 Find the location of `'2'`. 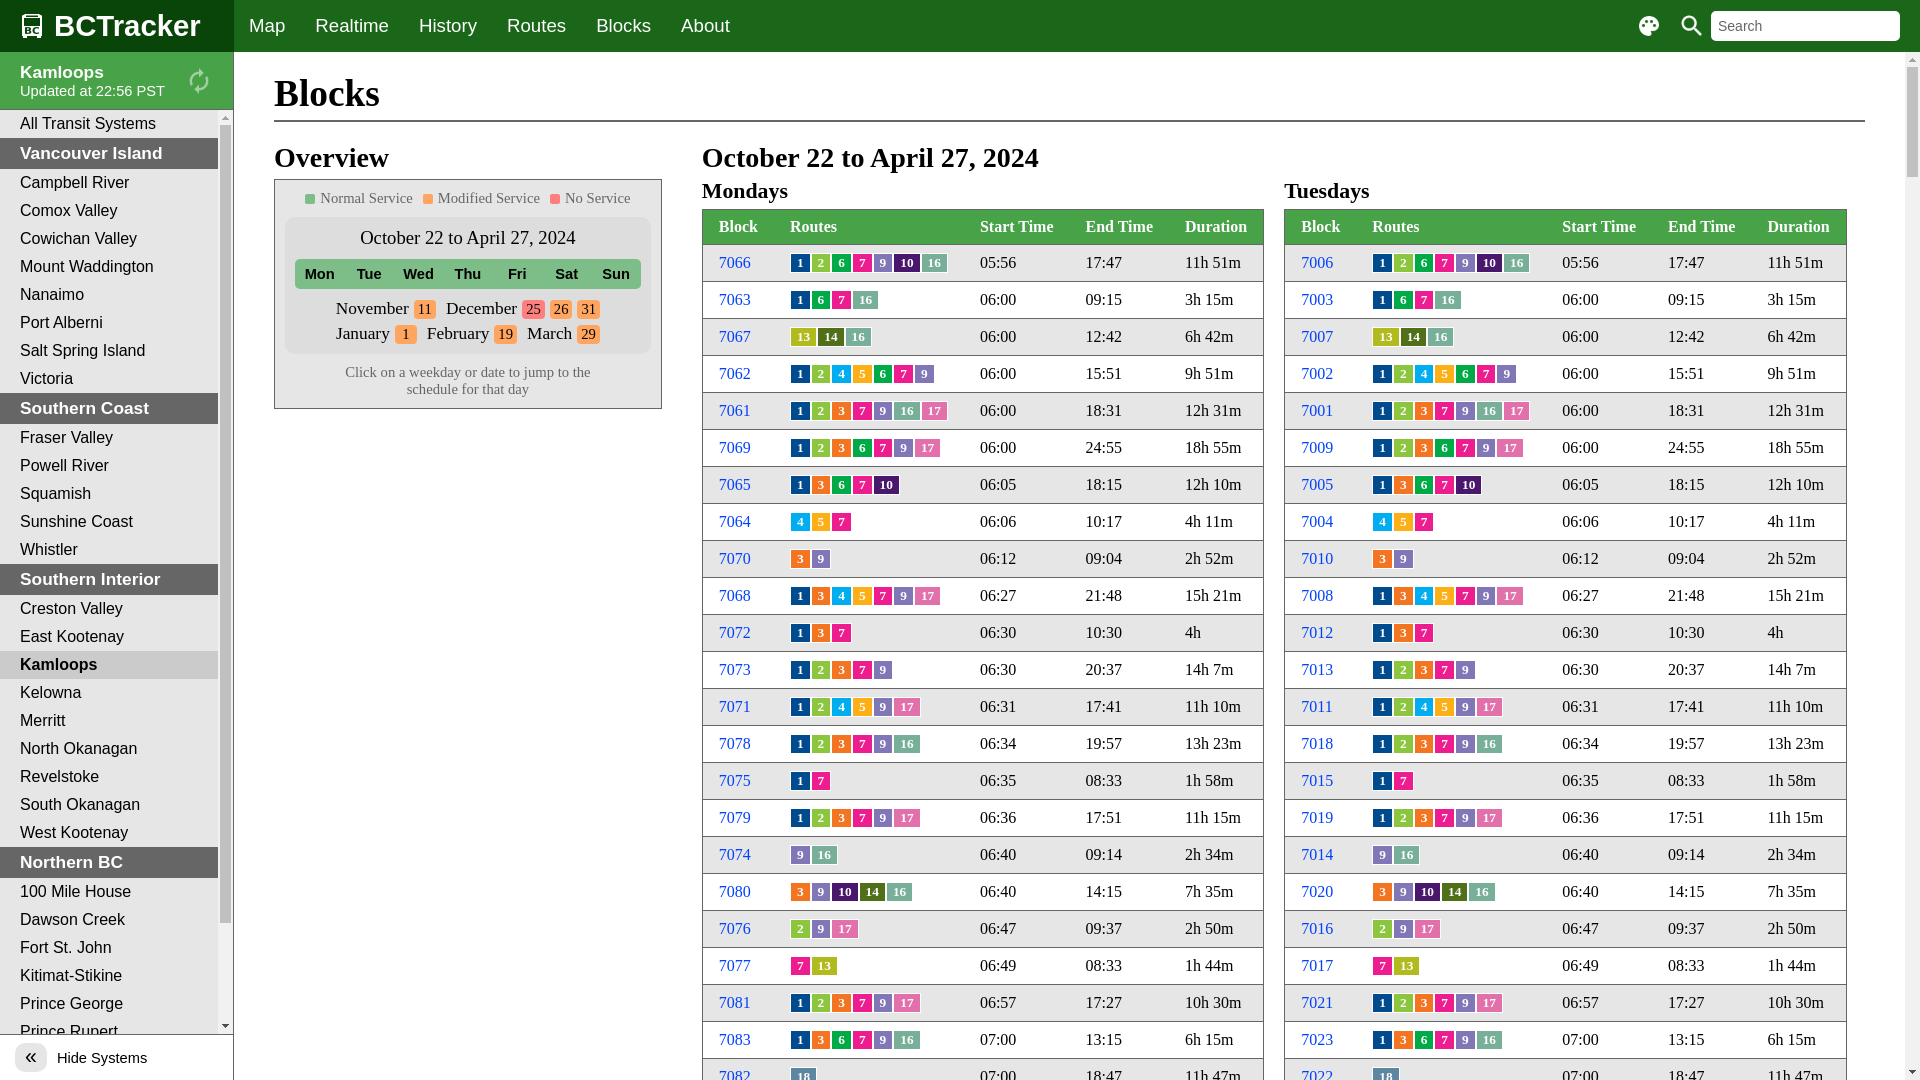

'2' is located at coordinates (1402, 670).